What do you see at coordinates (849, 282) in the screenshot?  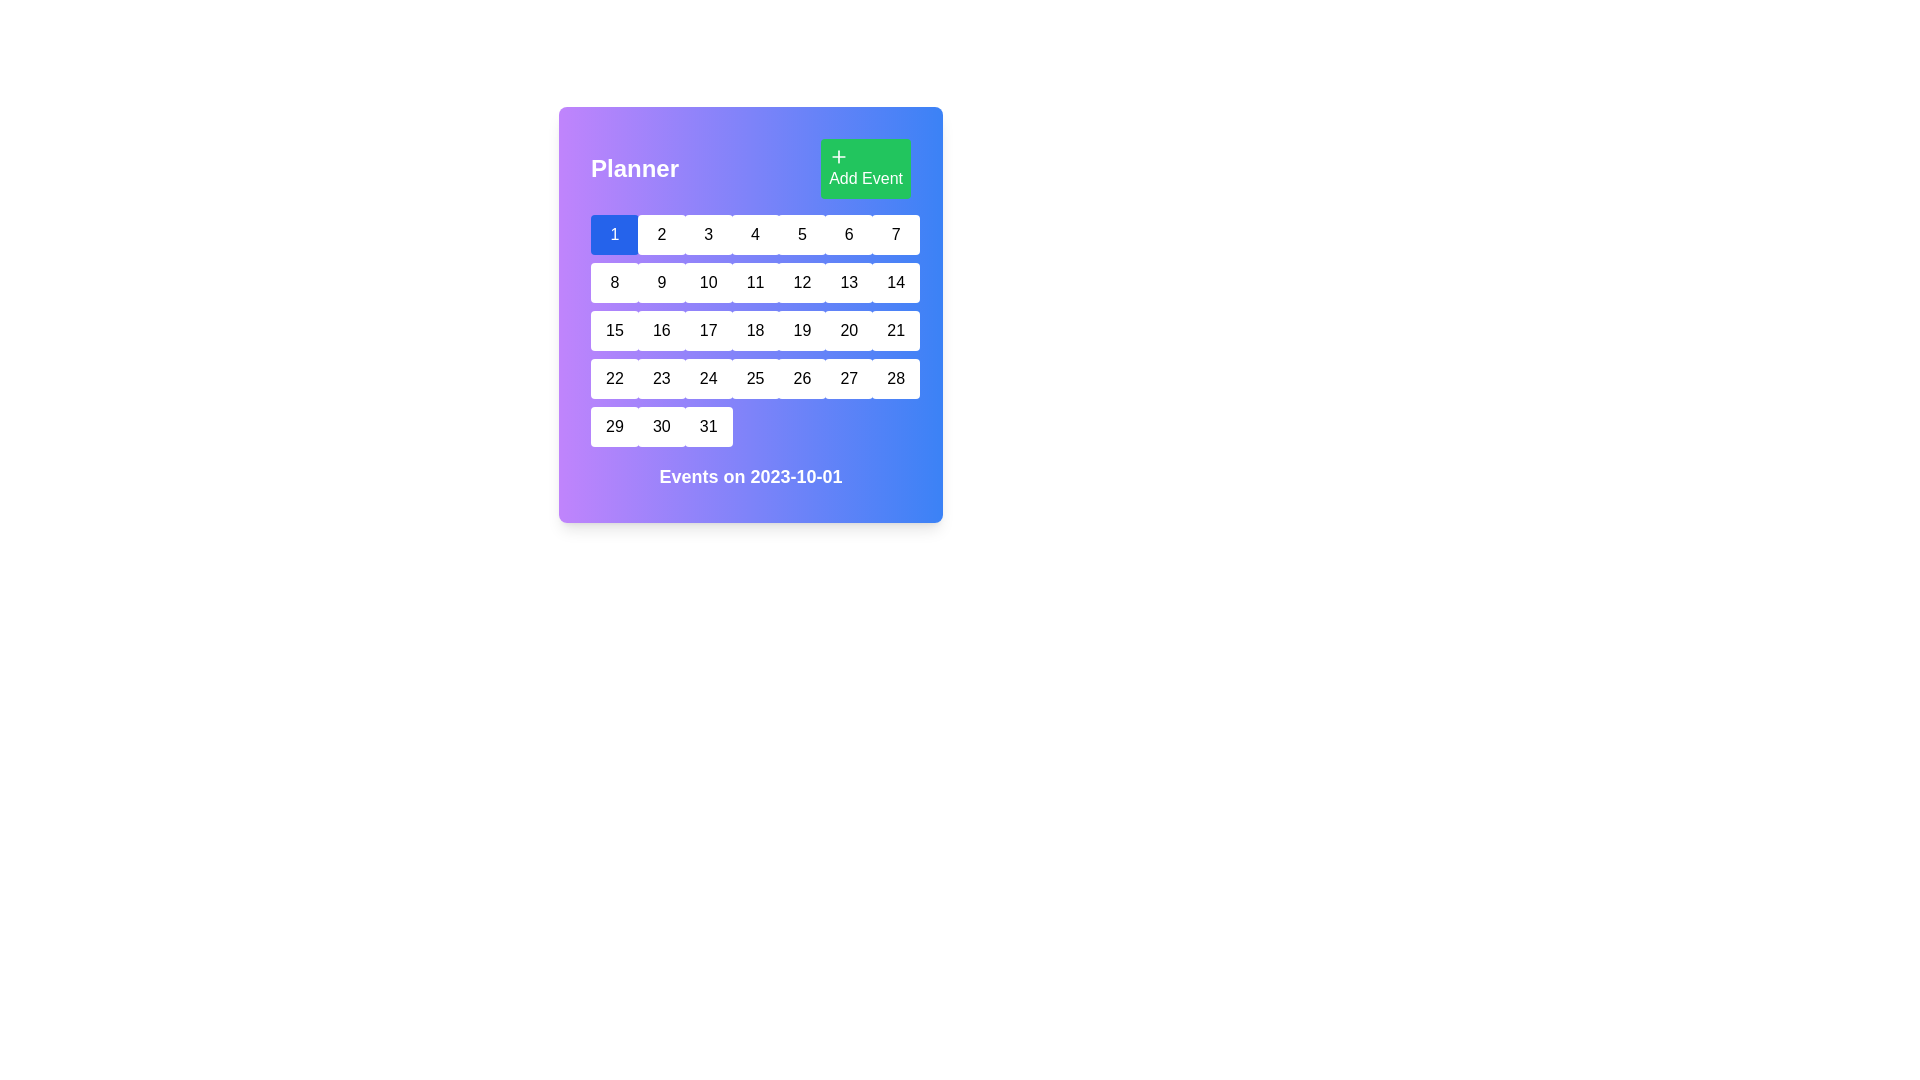 I see `the button representing the 13th day in the calendar view` at bounding box center [849, 282].